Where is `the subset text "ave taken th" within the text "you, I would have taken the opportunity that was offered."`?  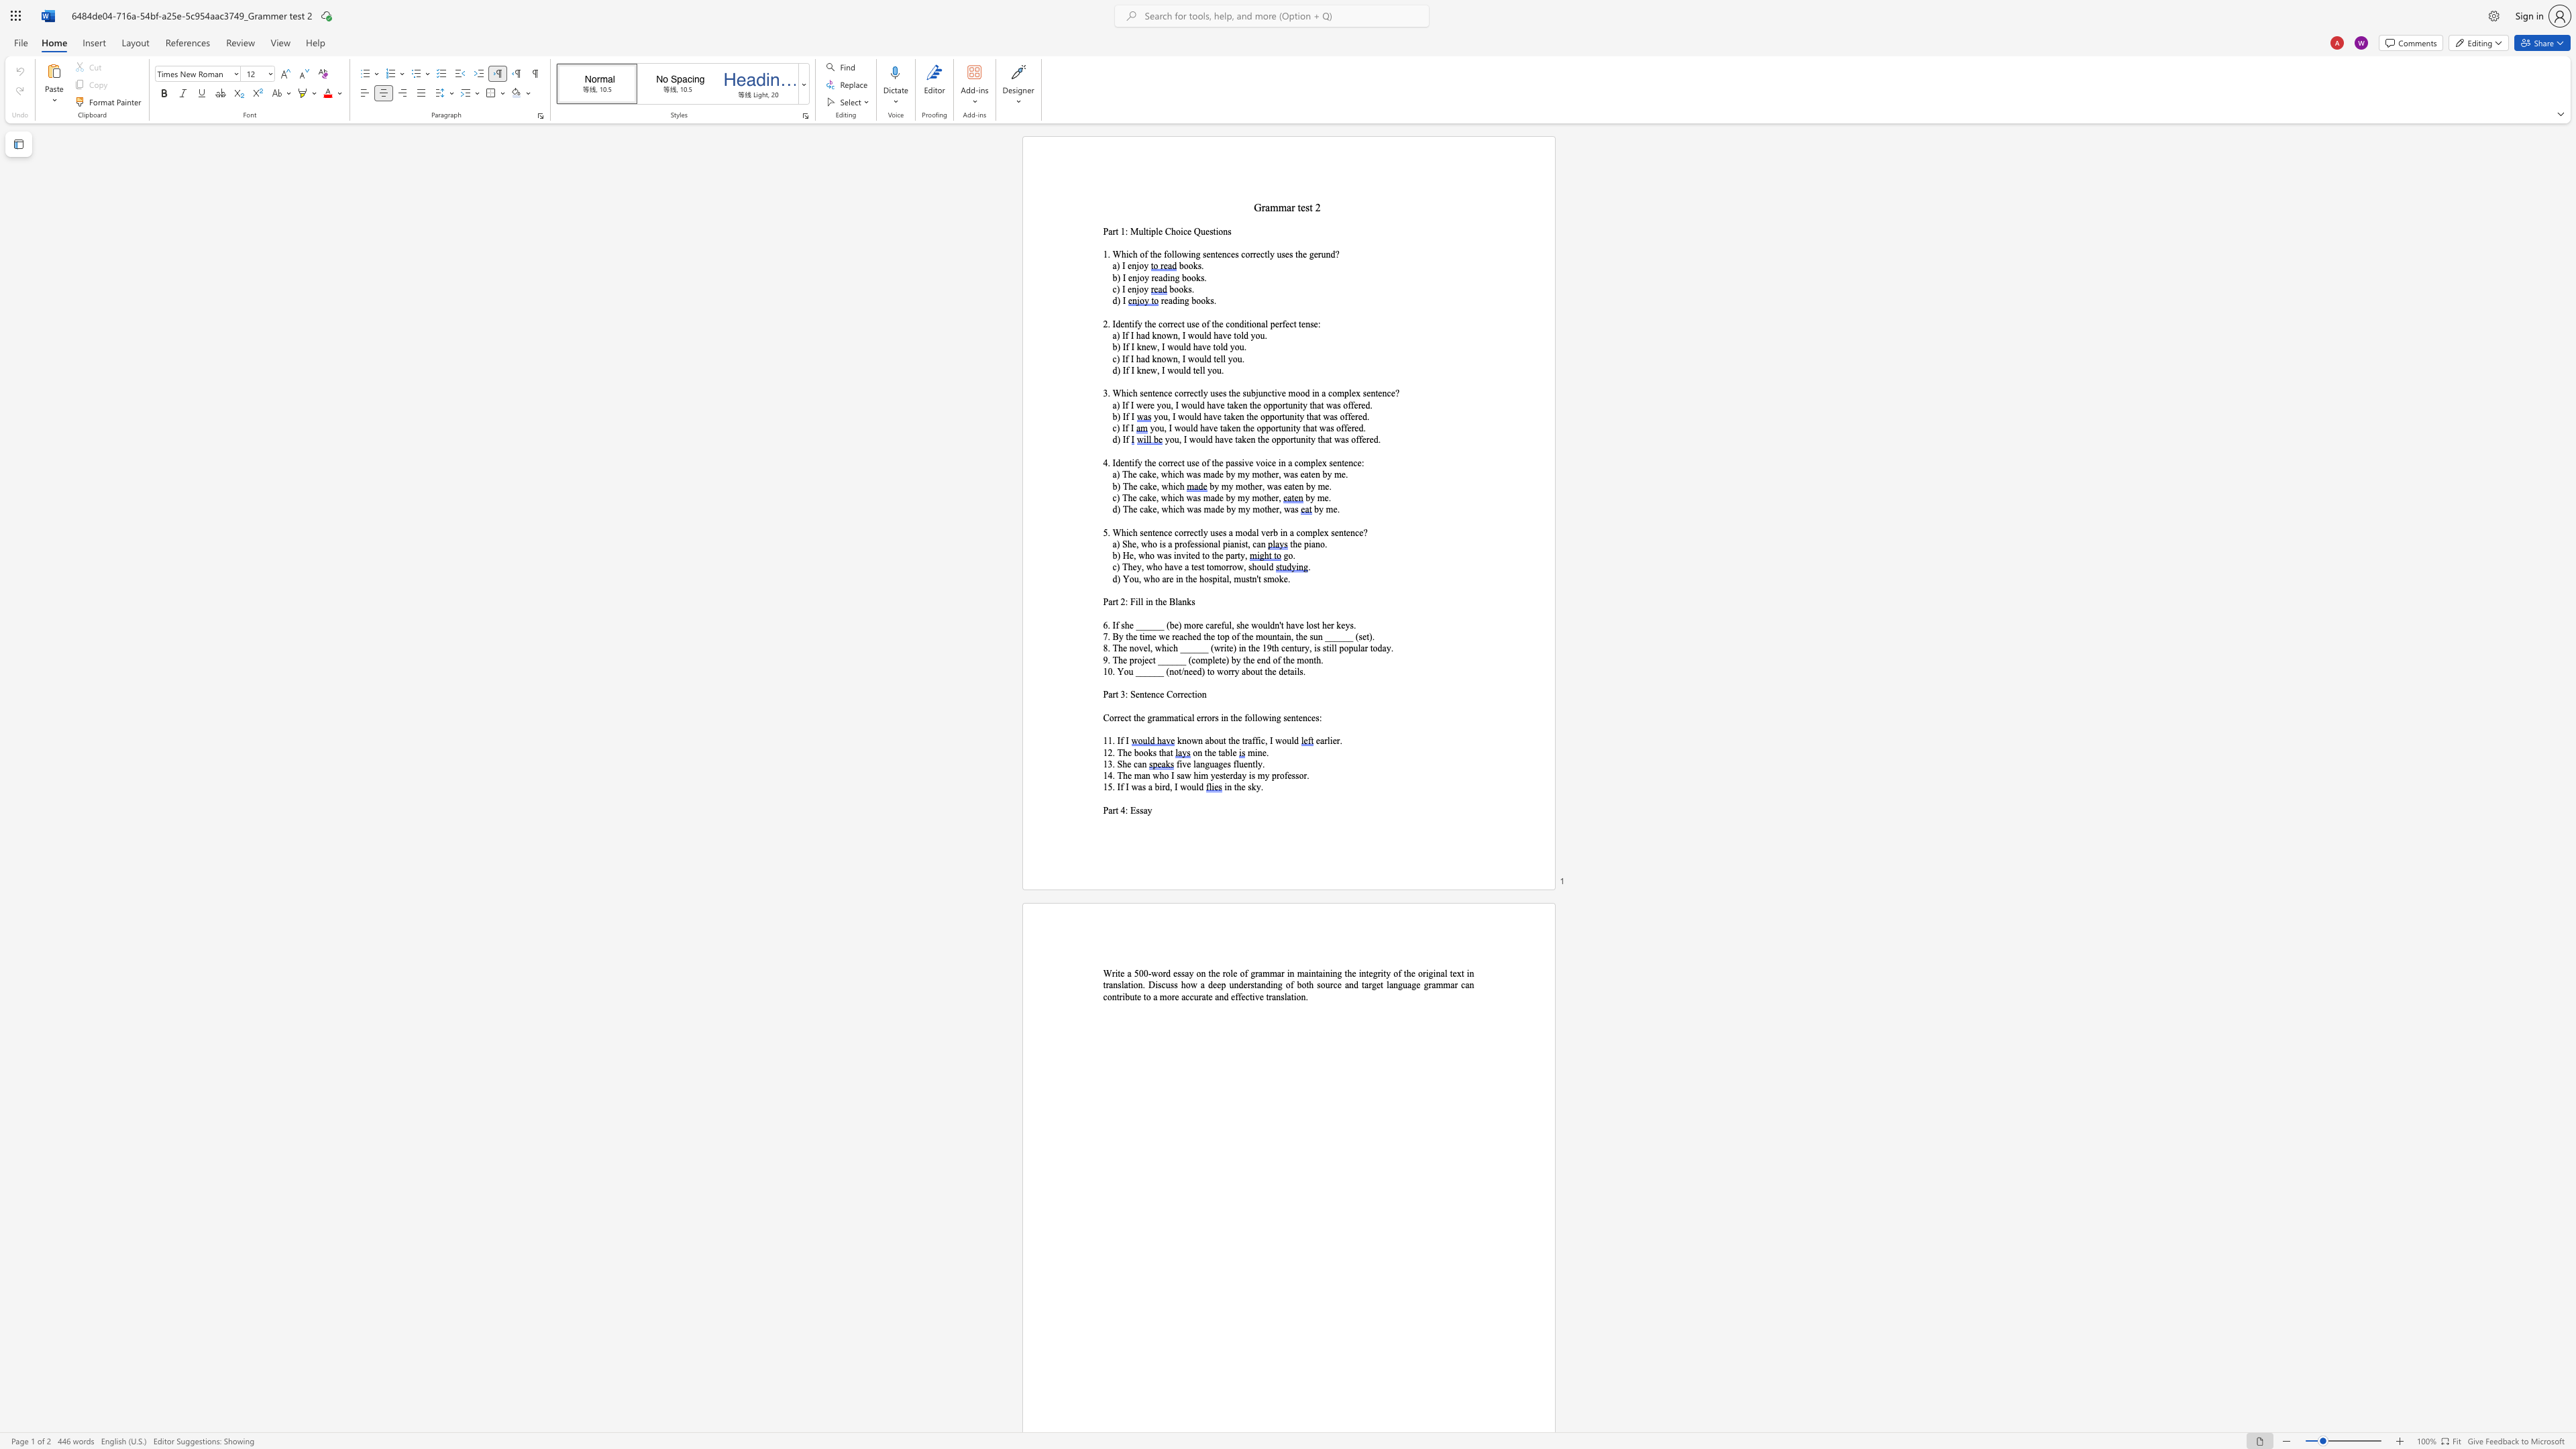 the subset text "ave taken th" within the text "you, I would have taken the opportunity that was offered." is located at coordinates (1204, 427).